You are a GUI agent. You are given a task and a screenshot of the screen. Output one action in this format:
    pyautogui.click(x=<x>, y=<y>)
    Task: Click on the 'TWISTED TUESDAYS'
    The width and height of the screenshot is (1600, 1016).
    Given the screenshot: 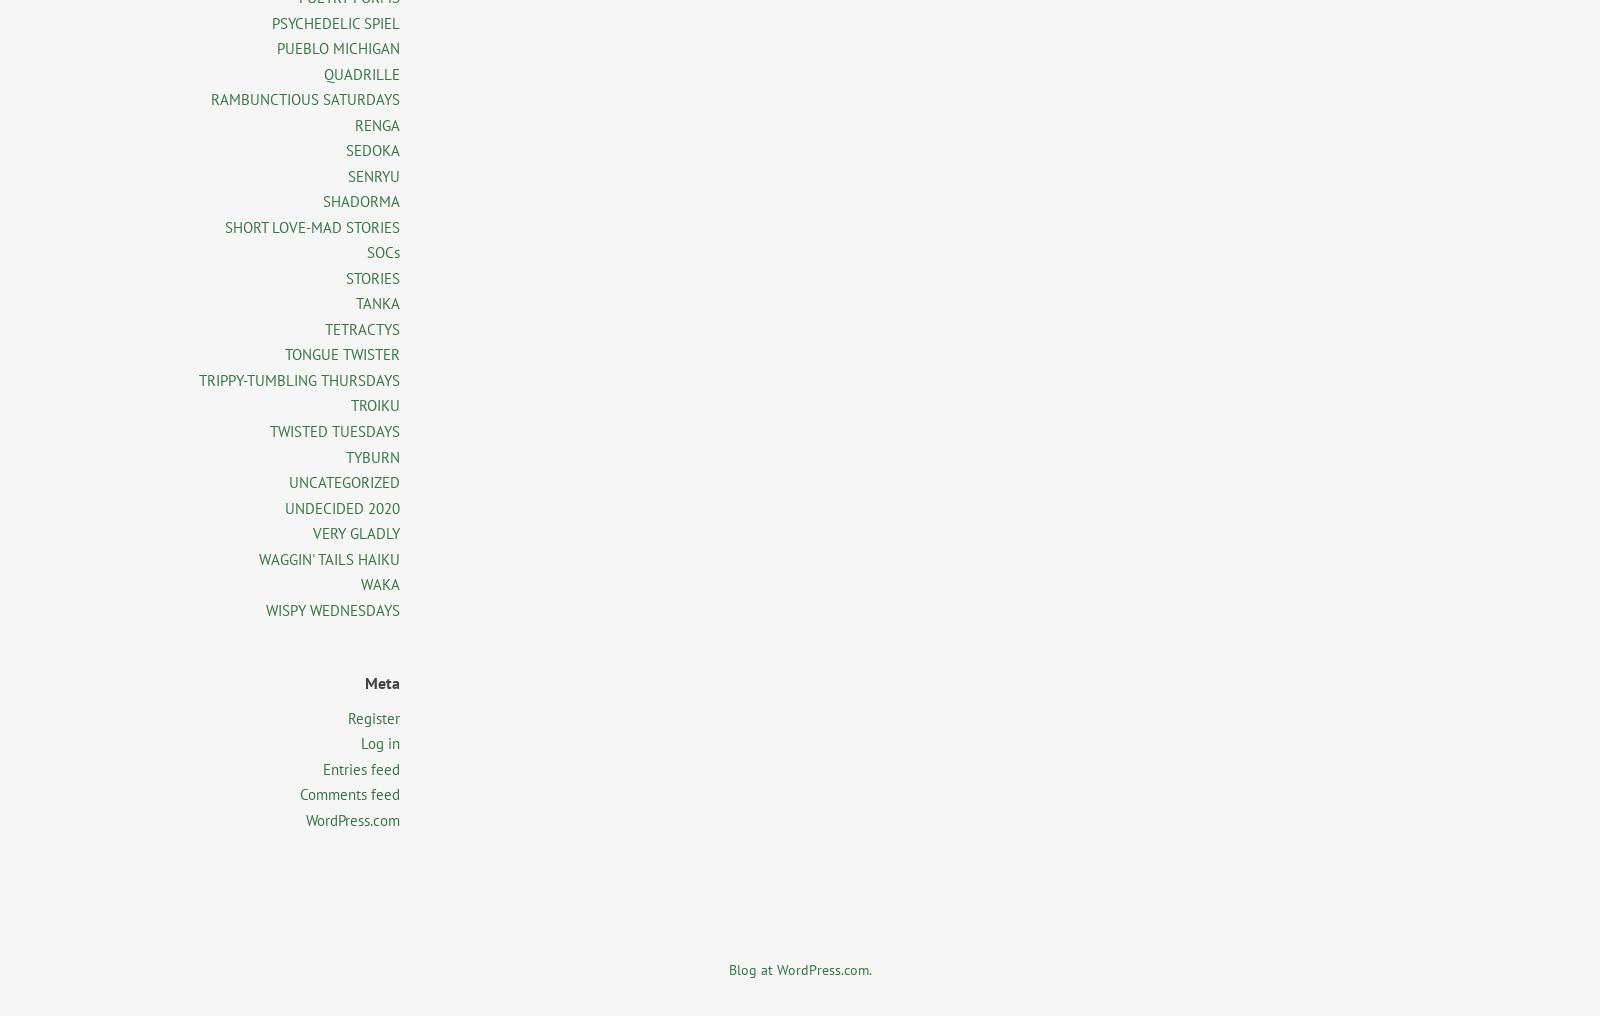 What is the action you would take?
    pyautogui.click(x=270, y=430)
    